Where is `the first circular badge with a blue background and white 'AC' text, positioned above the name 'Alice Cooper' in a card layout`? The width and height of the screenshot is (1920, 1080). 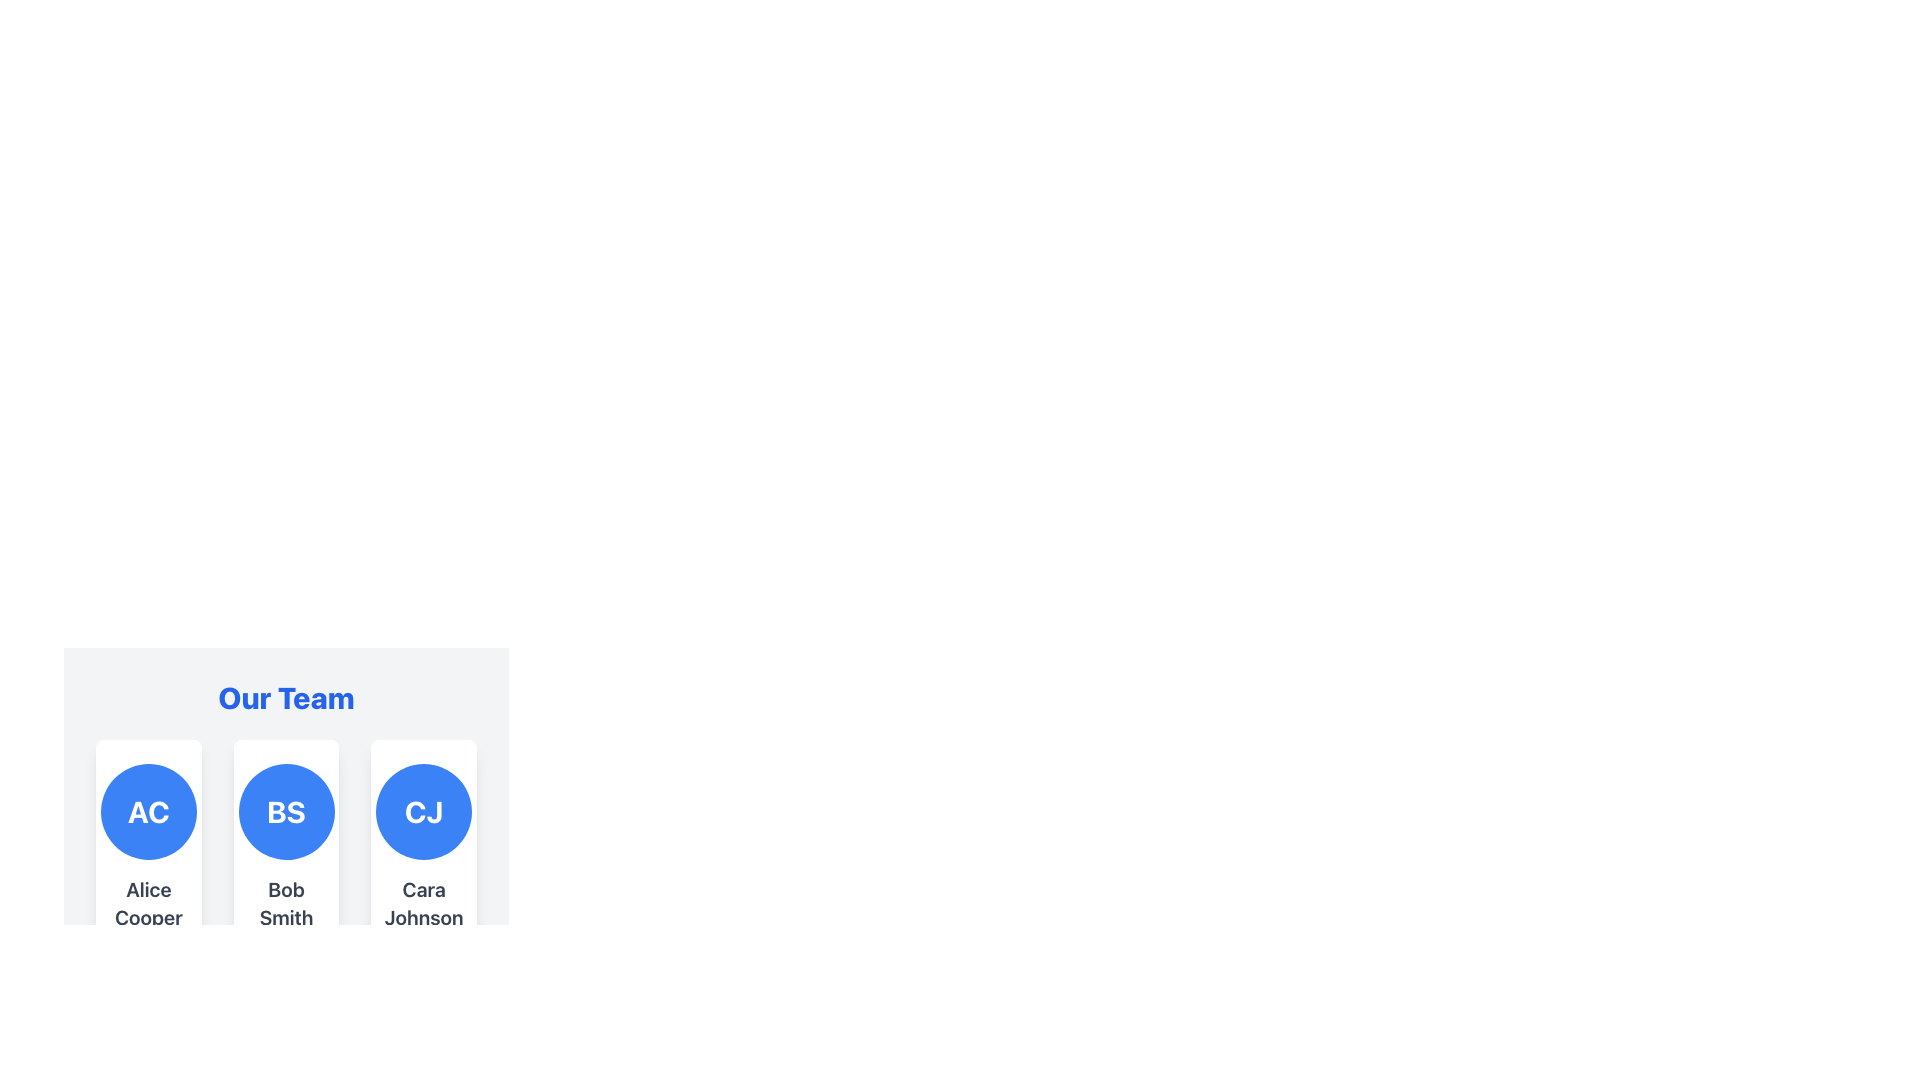
the first circular badge with a blue background and white 'AC' text, positioned above the name 'Alice Cooper' in a card layout is located at coordinates (147, 812).